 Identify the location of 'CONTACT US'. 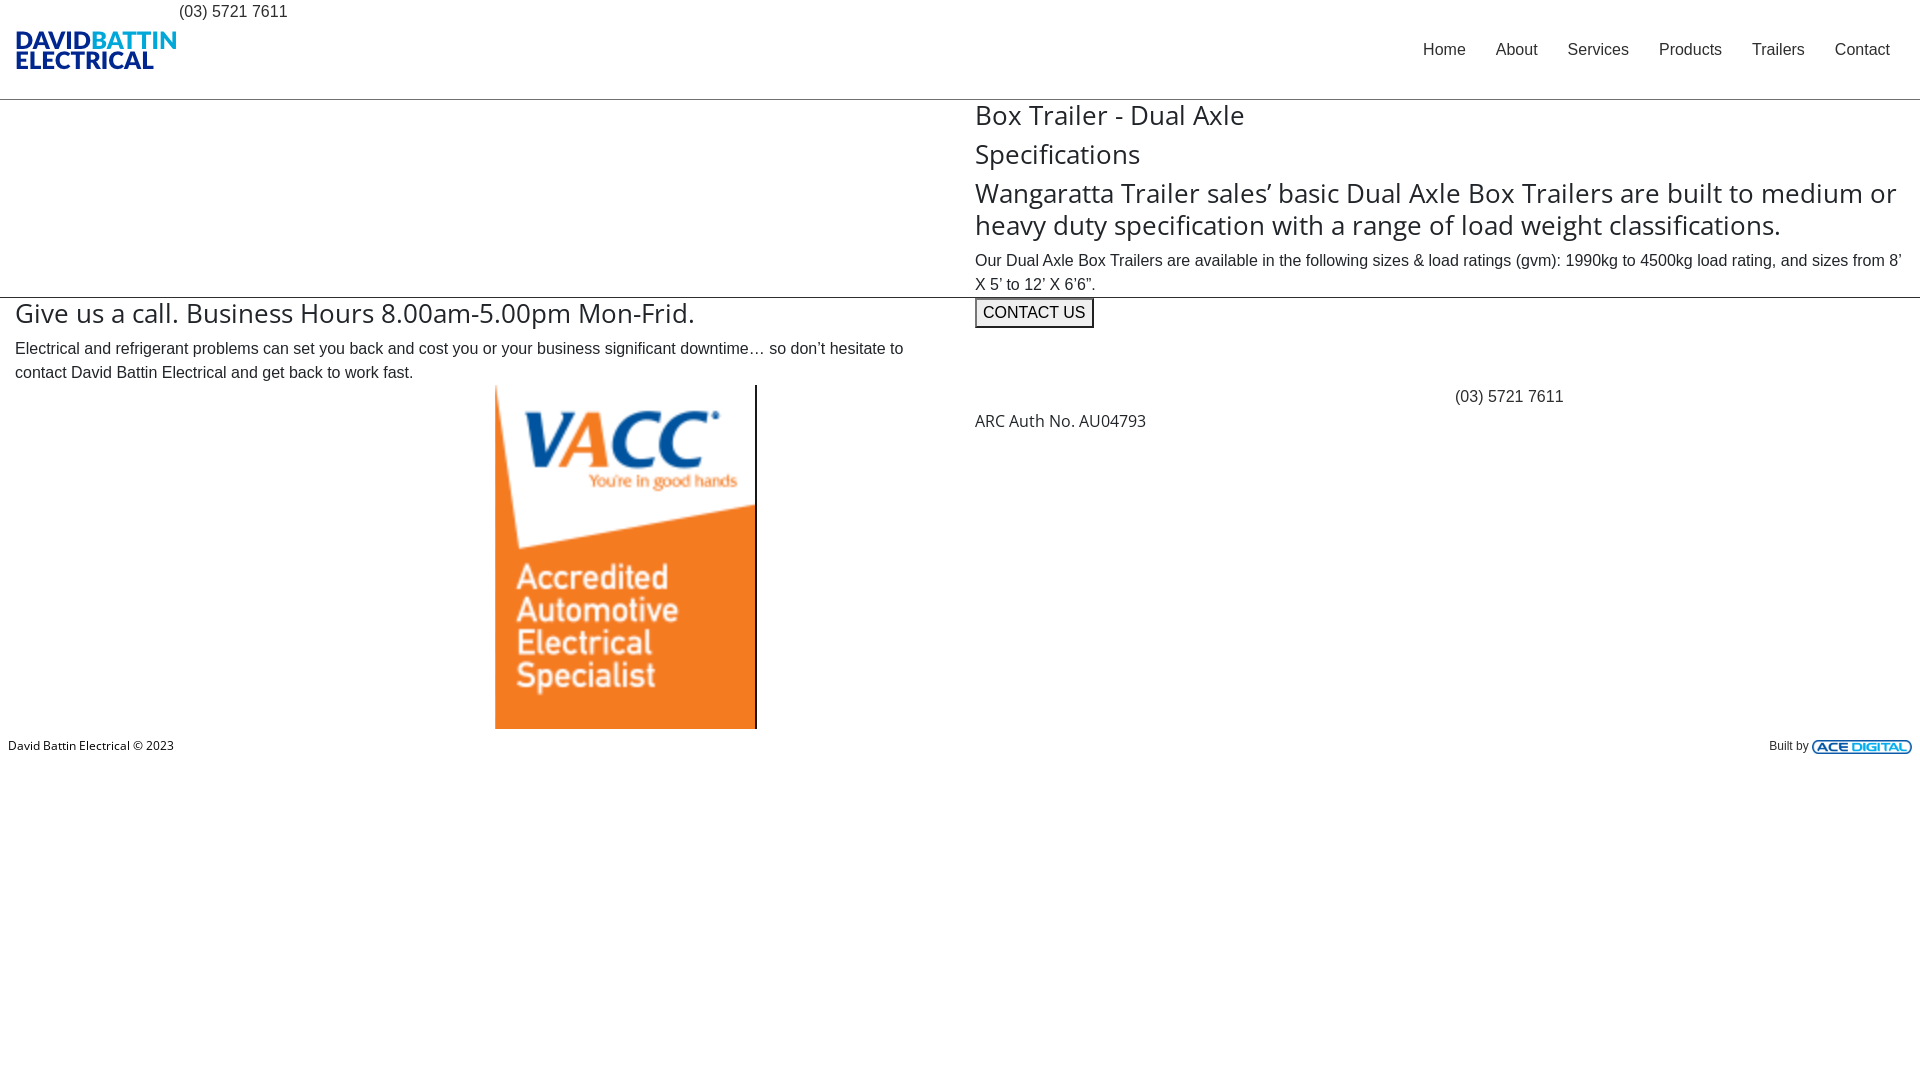
(974, 312).